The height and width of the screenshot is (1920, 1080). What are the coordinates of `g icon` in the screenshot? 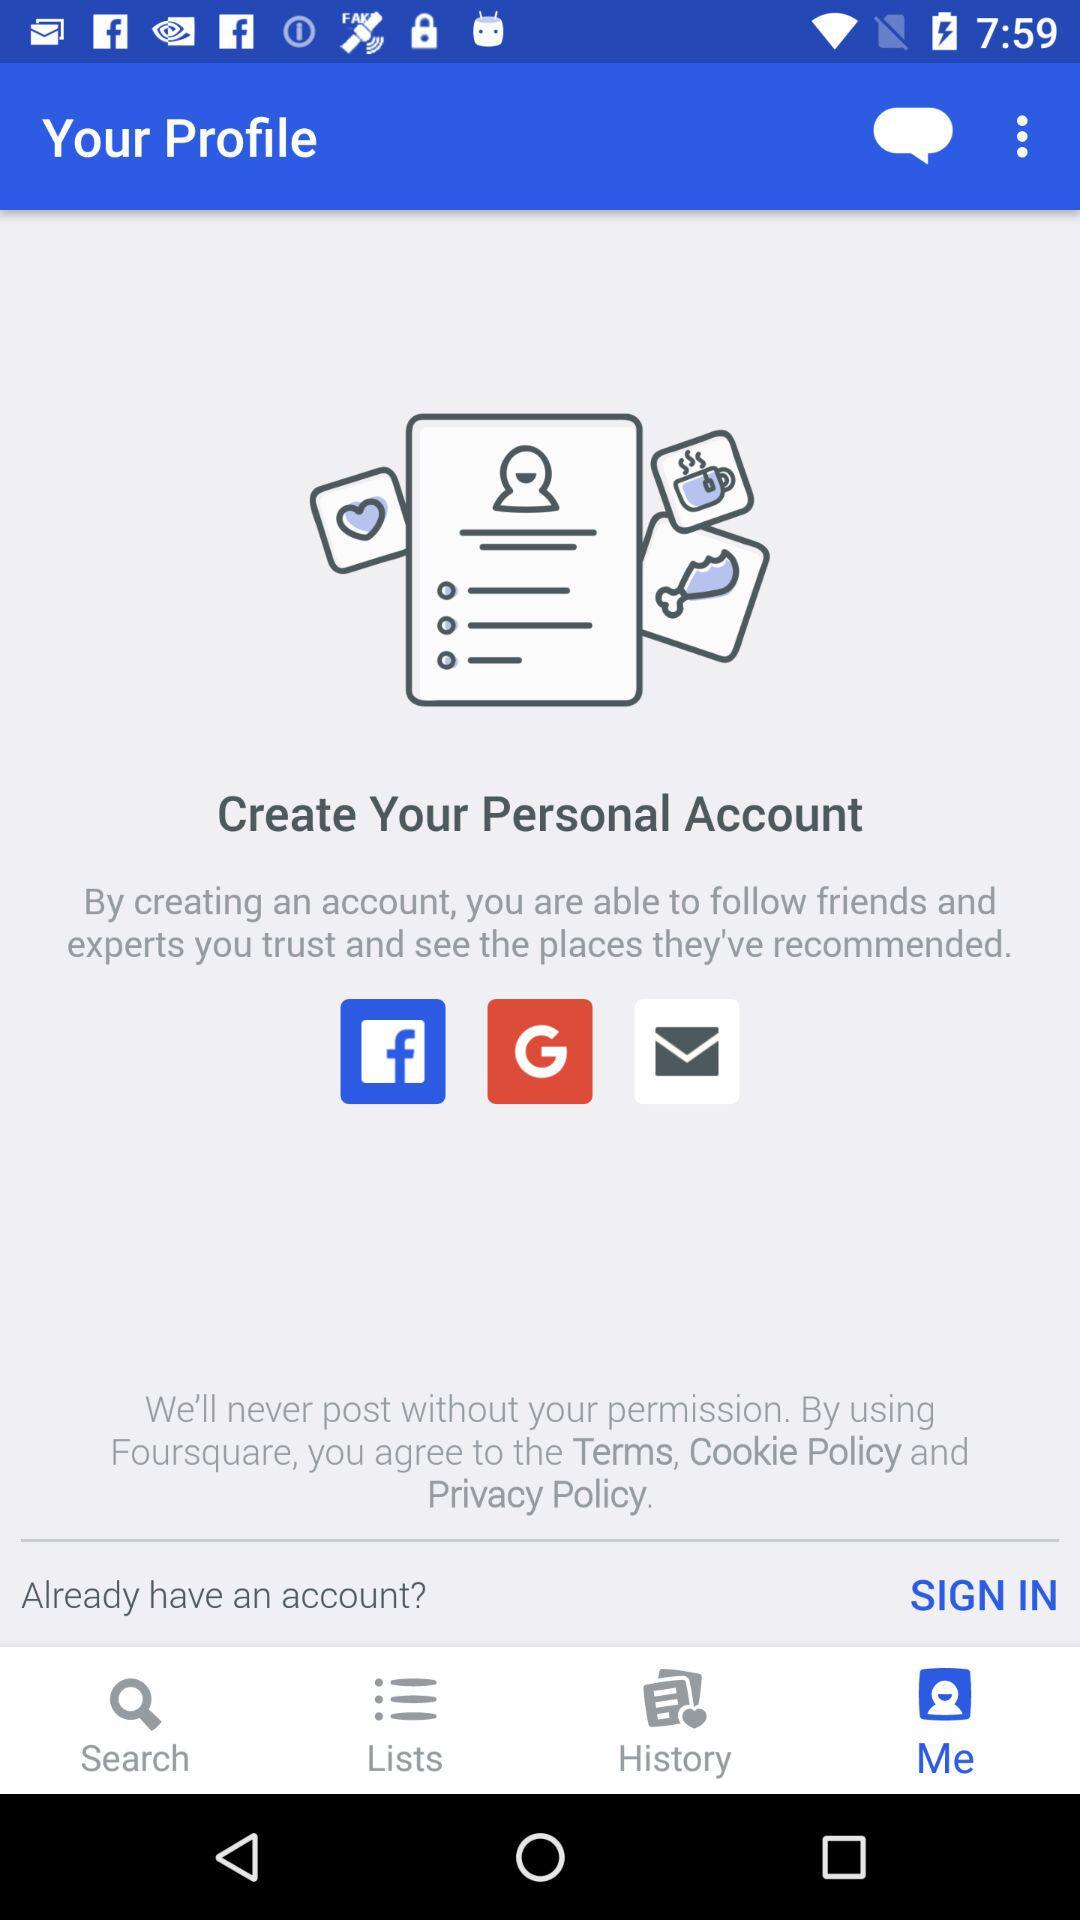 It's located at (540, 1050).